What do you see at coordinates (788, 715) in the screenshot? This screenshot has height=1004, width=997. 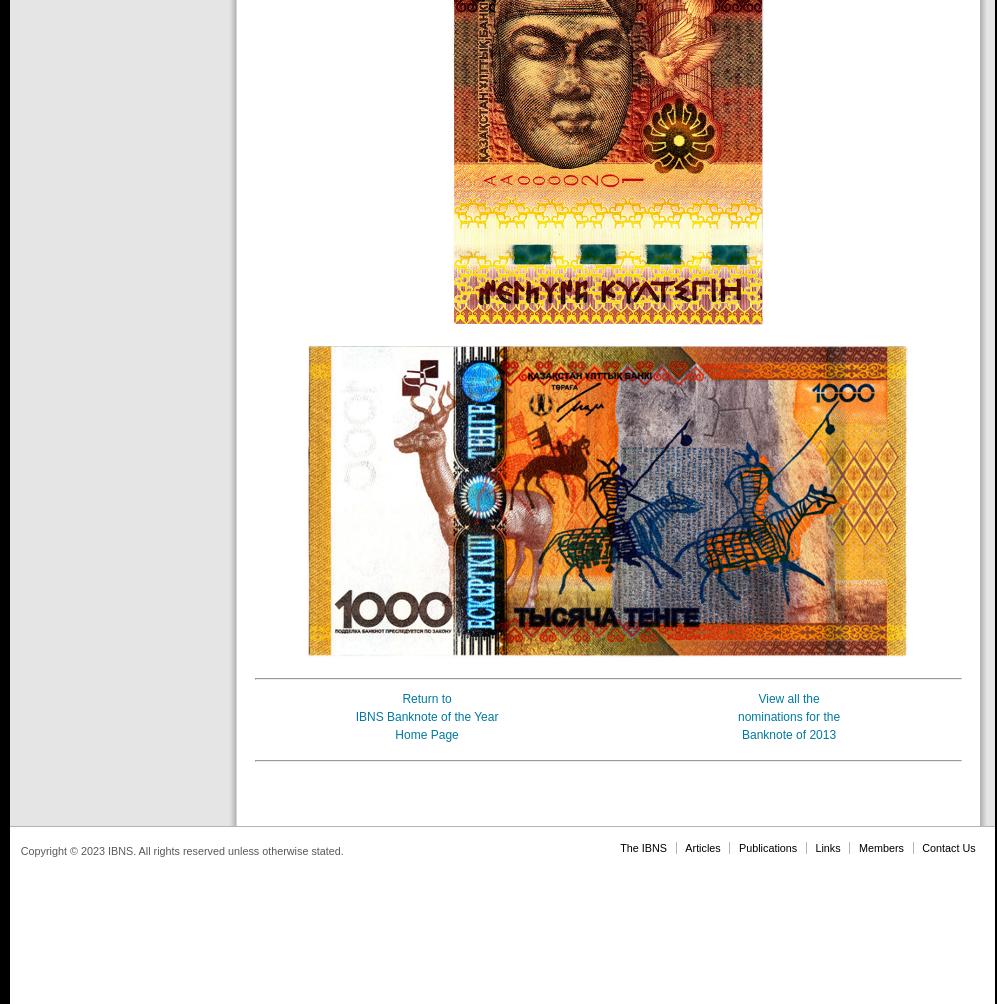 I see `'nominations for the'` at bounding box center [788, 715].